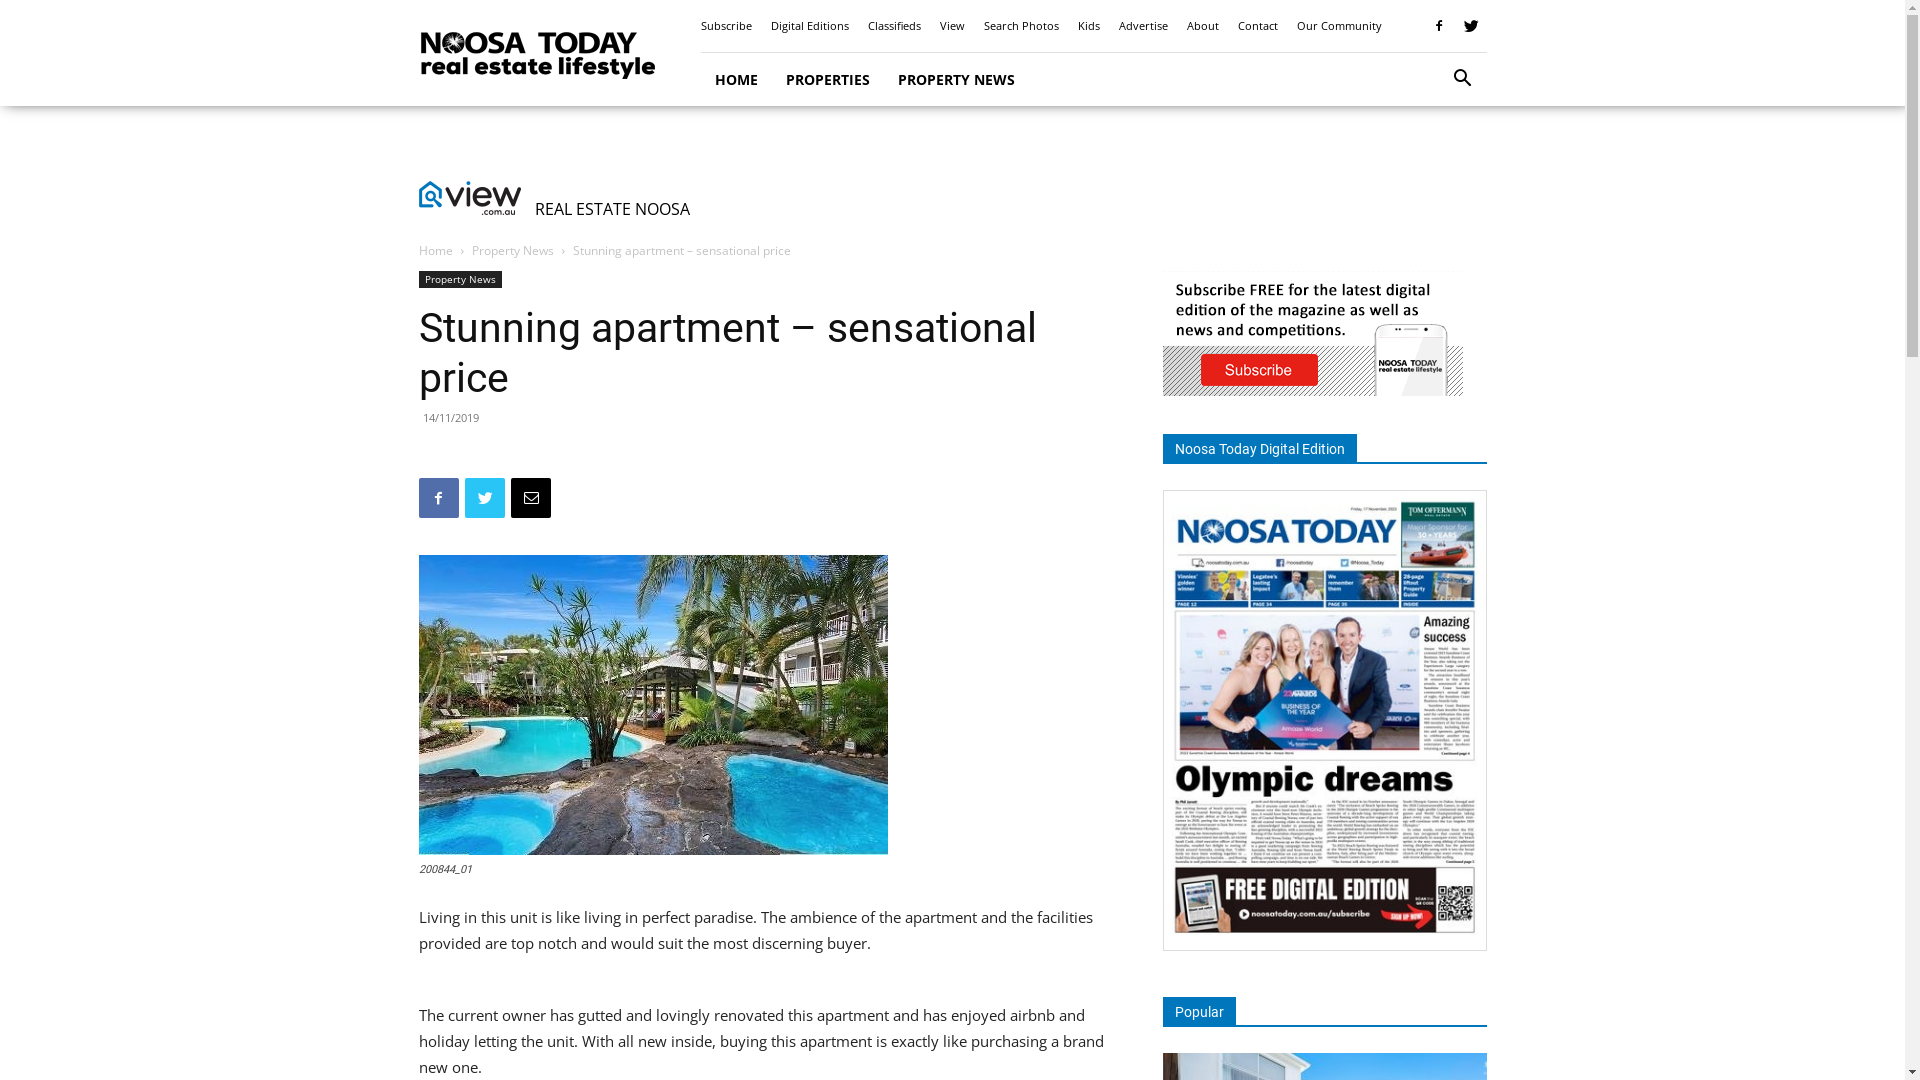 The height and width of the screenshot is (1080, 1920). I want to click on 'HOME', so click(734, 78).